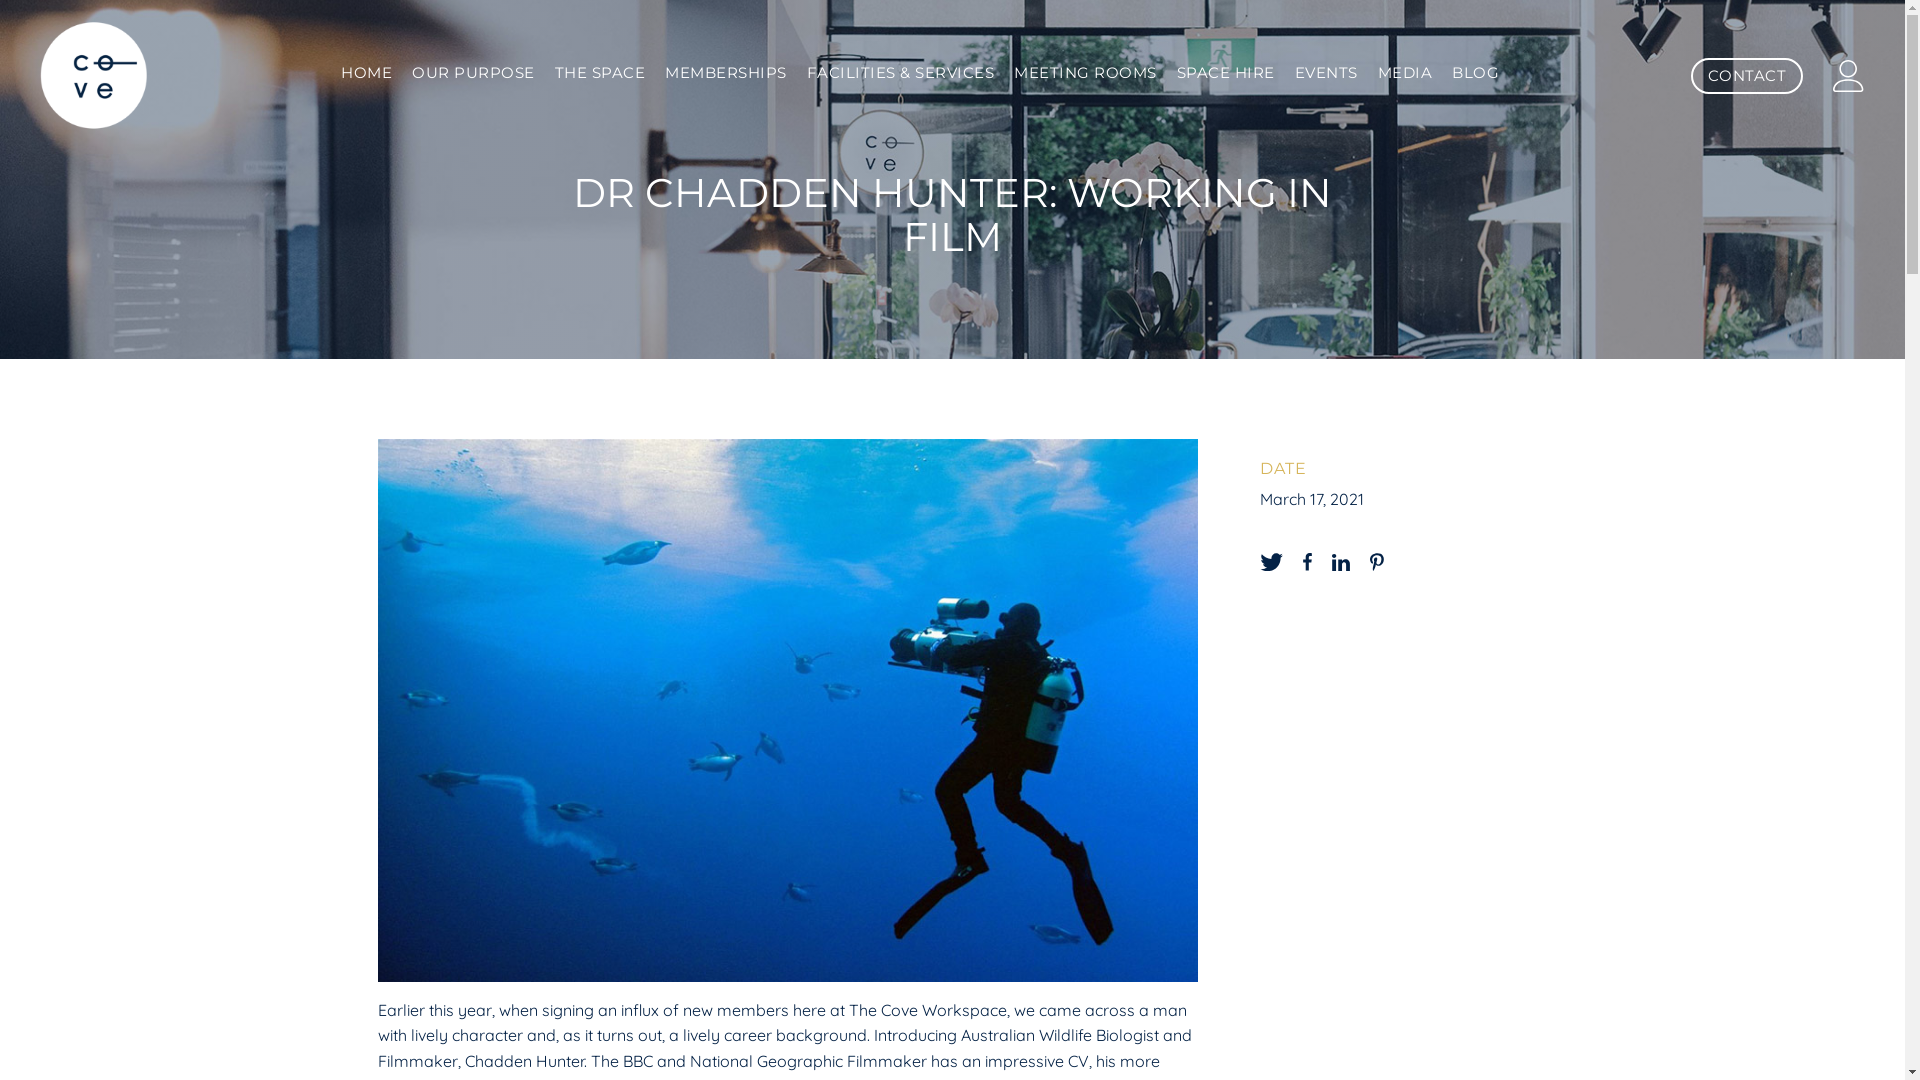 The width and height of the screenshot is (1920, 1080). Describe the element at coordinates (724, 72) in the screenshot. I see `'MEMBERSHIPS'` at that location.